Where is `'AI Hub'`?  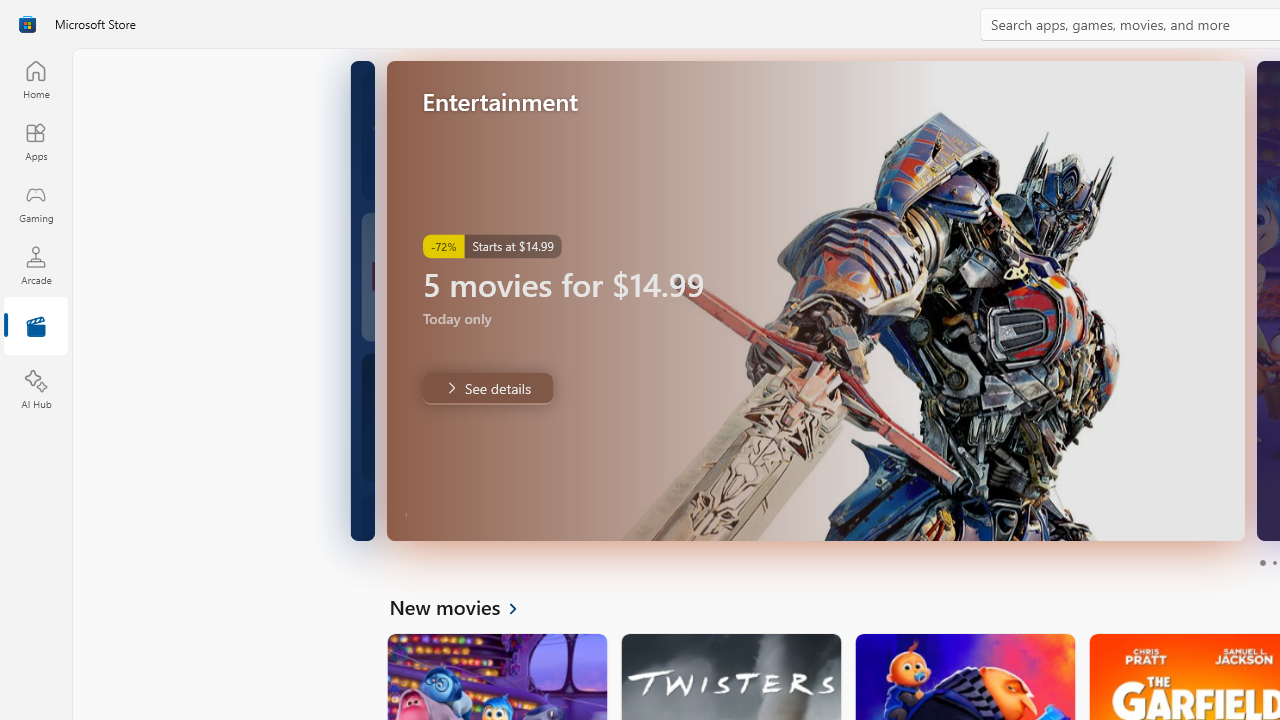 'AI Hub' is located at coordinates (35, 390).